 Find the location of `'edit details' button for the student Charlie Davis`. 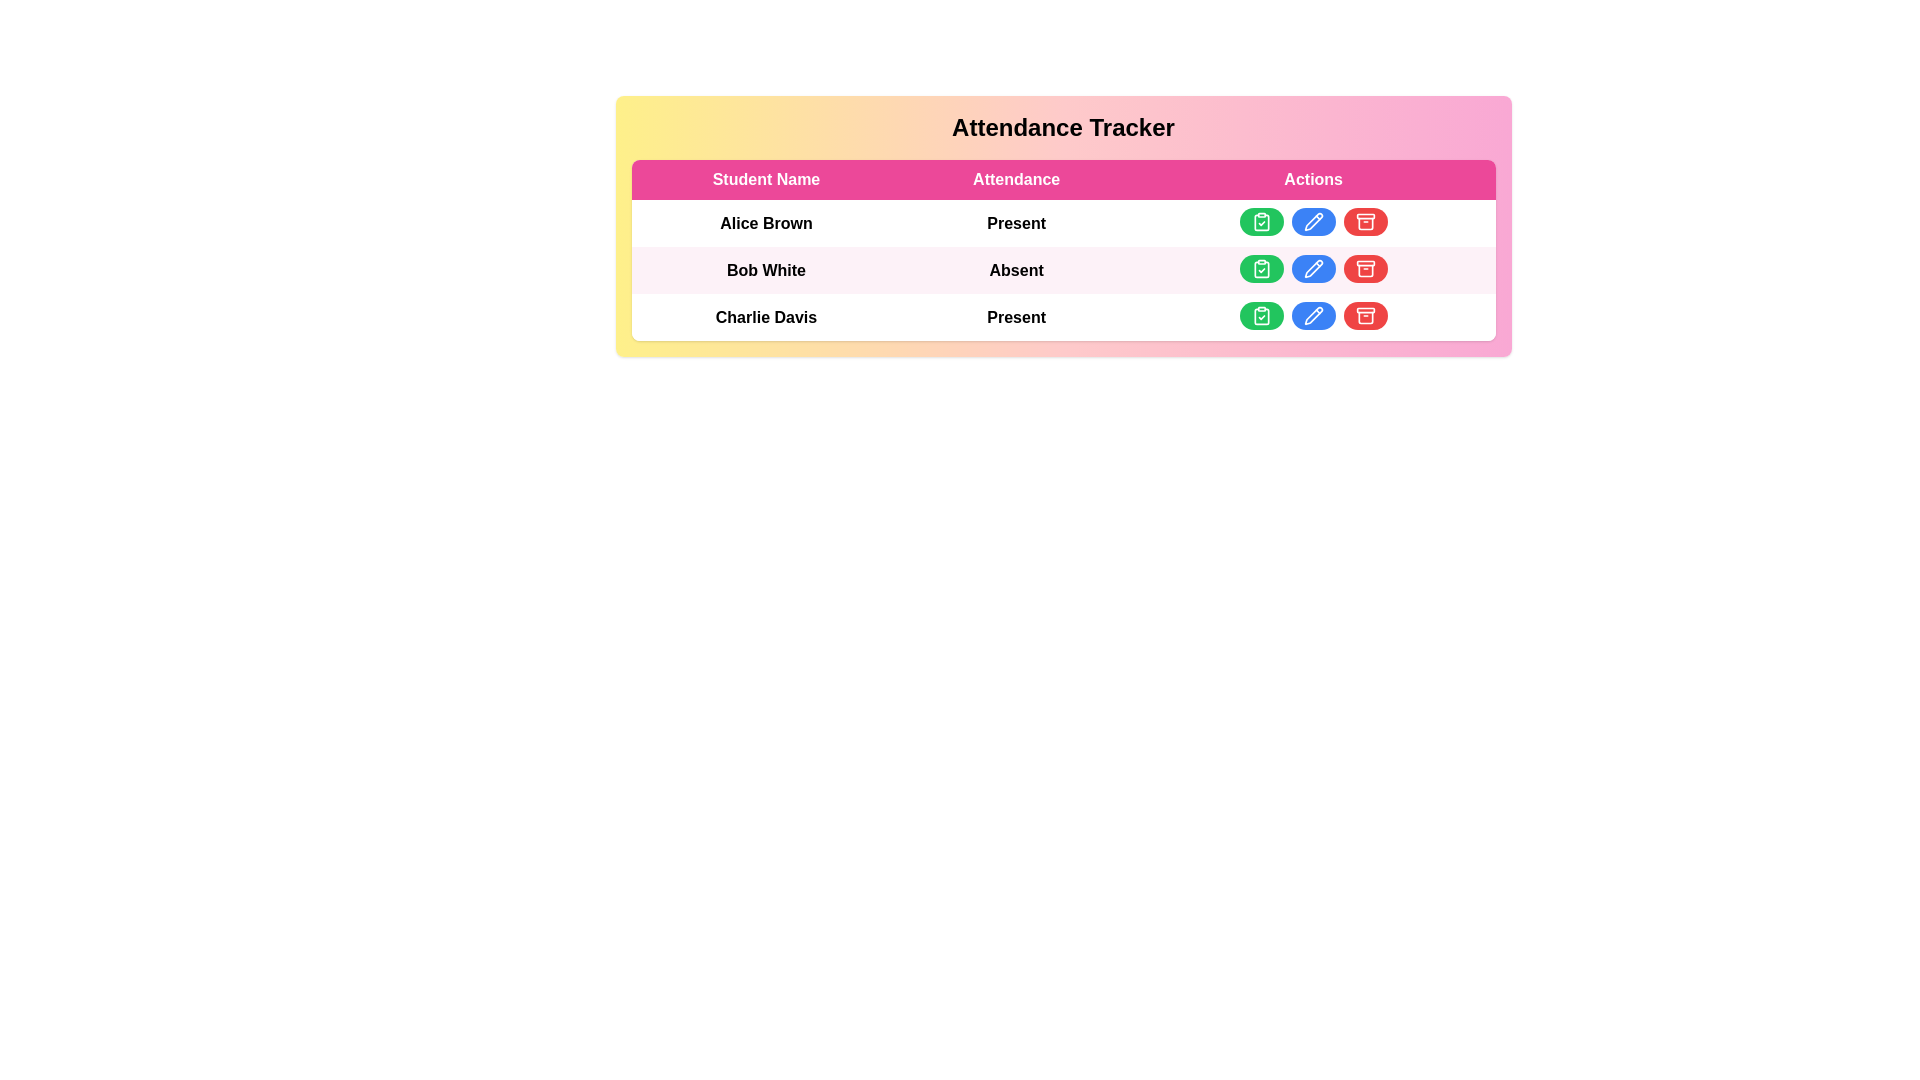

'edit details' button for the student Charlie Davis is located at coordinates (1313, 315).